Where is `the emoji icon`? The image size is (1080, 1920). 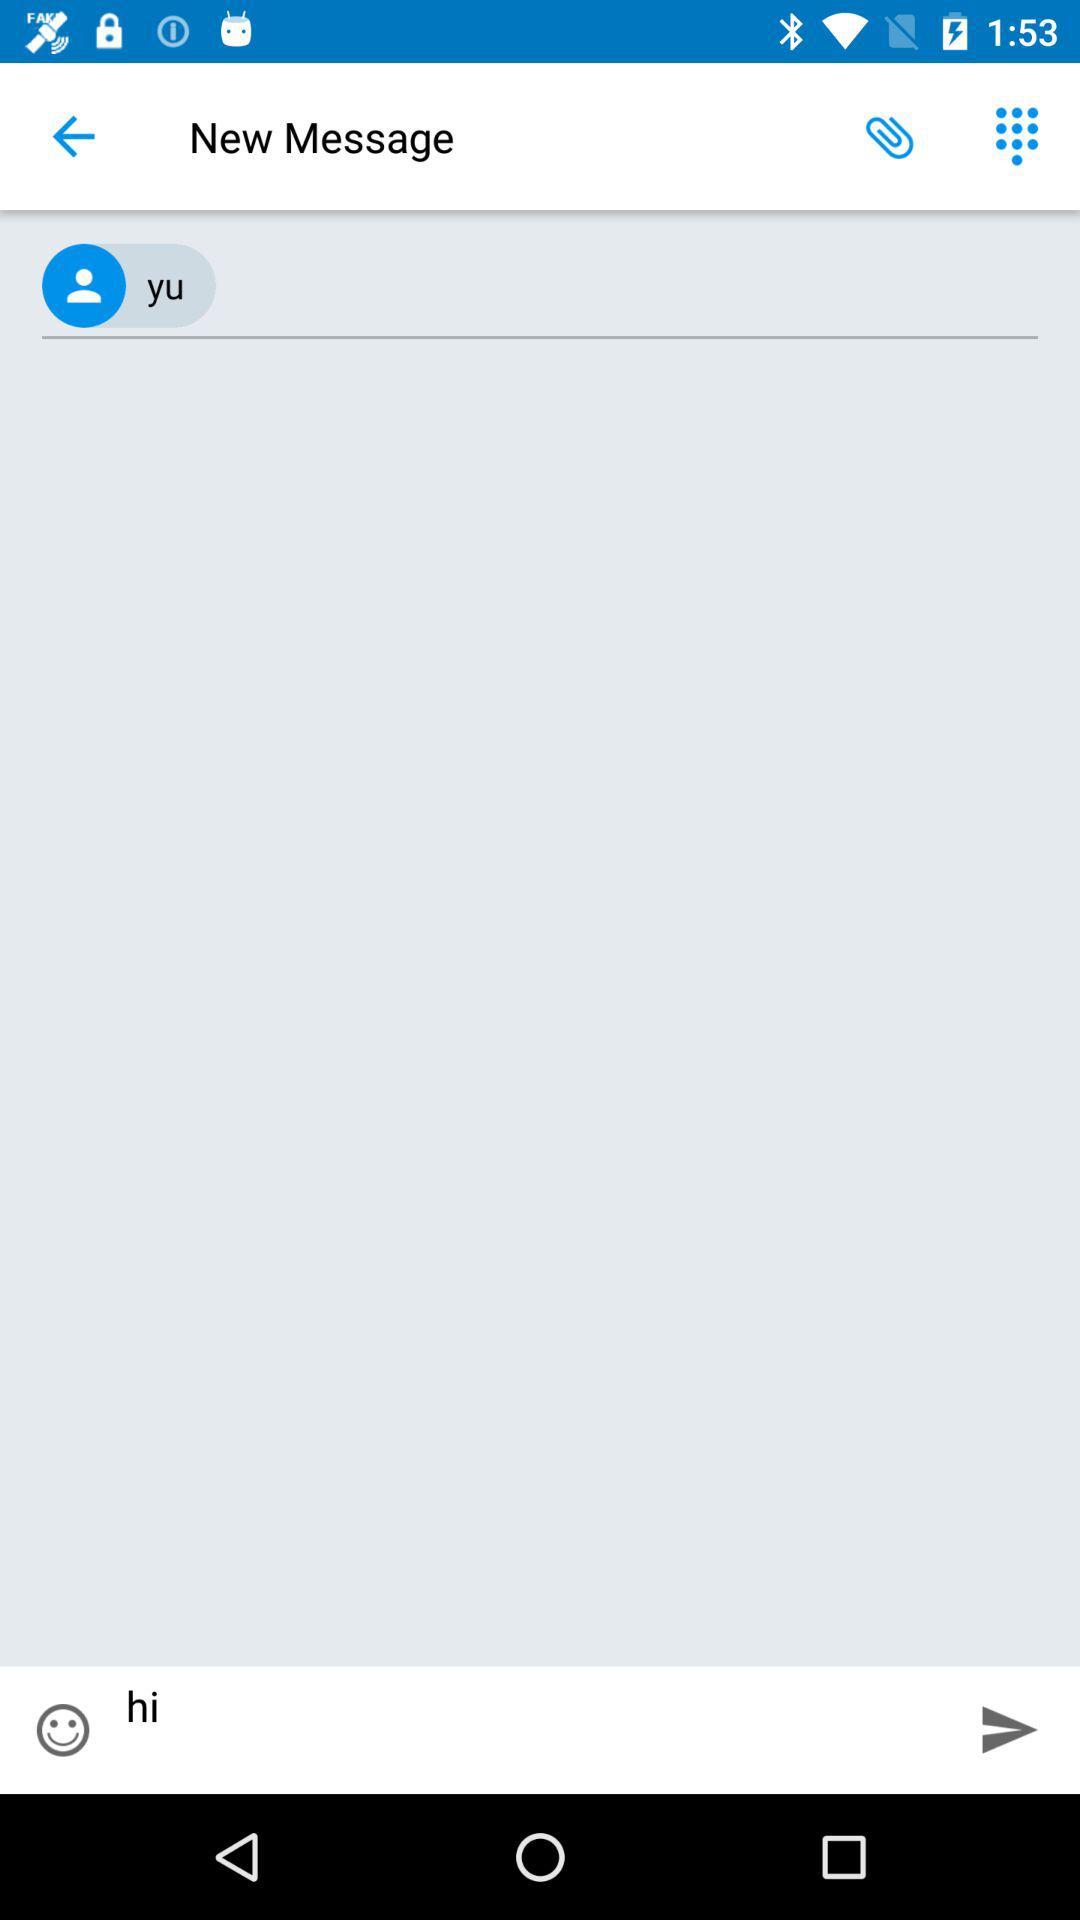
the emoji icon is located at coordinates (61, 1729).